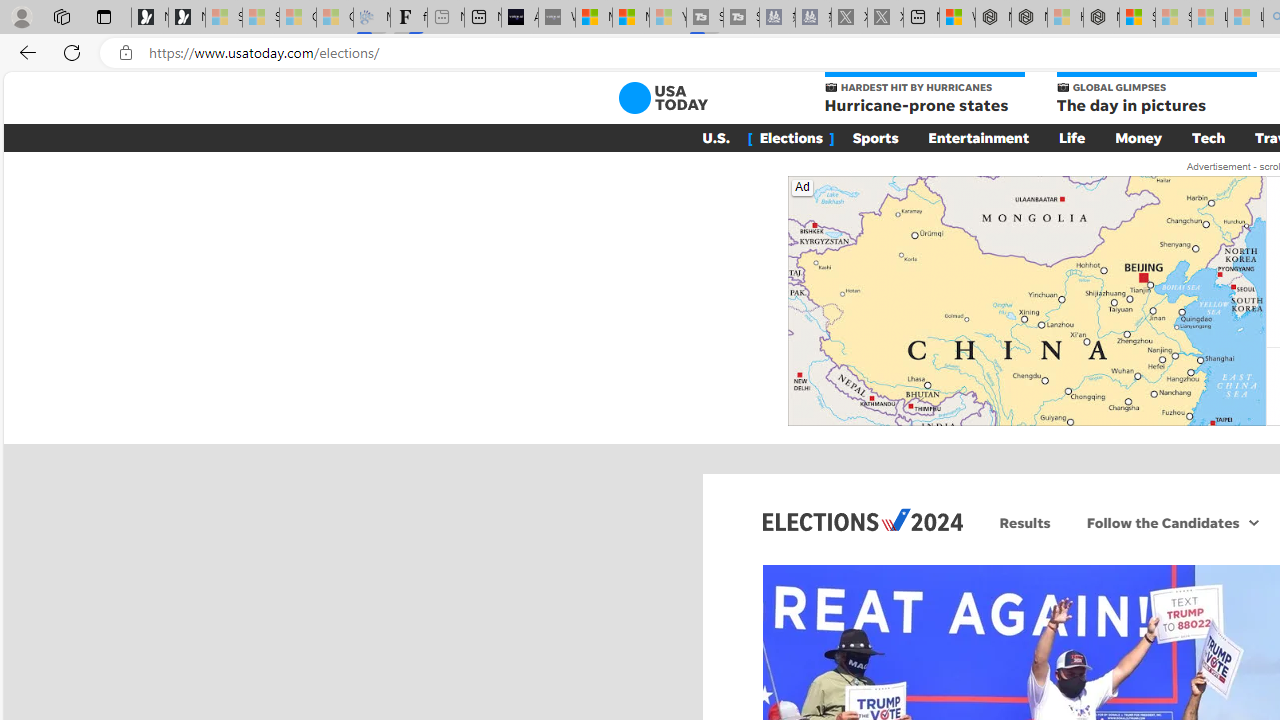 The height and width of the screenshot is (720, 1280). What do you see at coordinates (1071, 136) in the screenshot?
I see `'Life'` at bounding box center [1071, 136].